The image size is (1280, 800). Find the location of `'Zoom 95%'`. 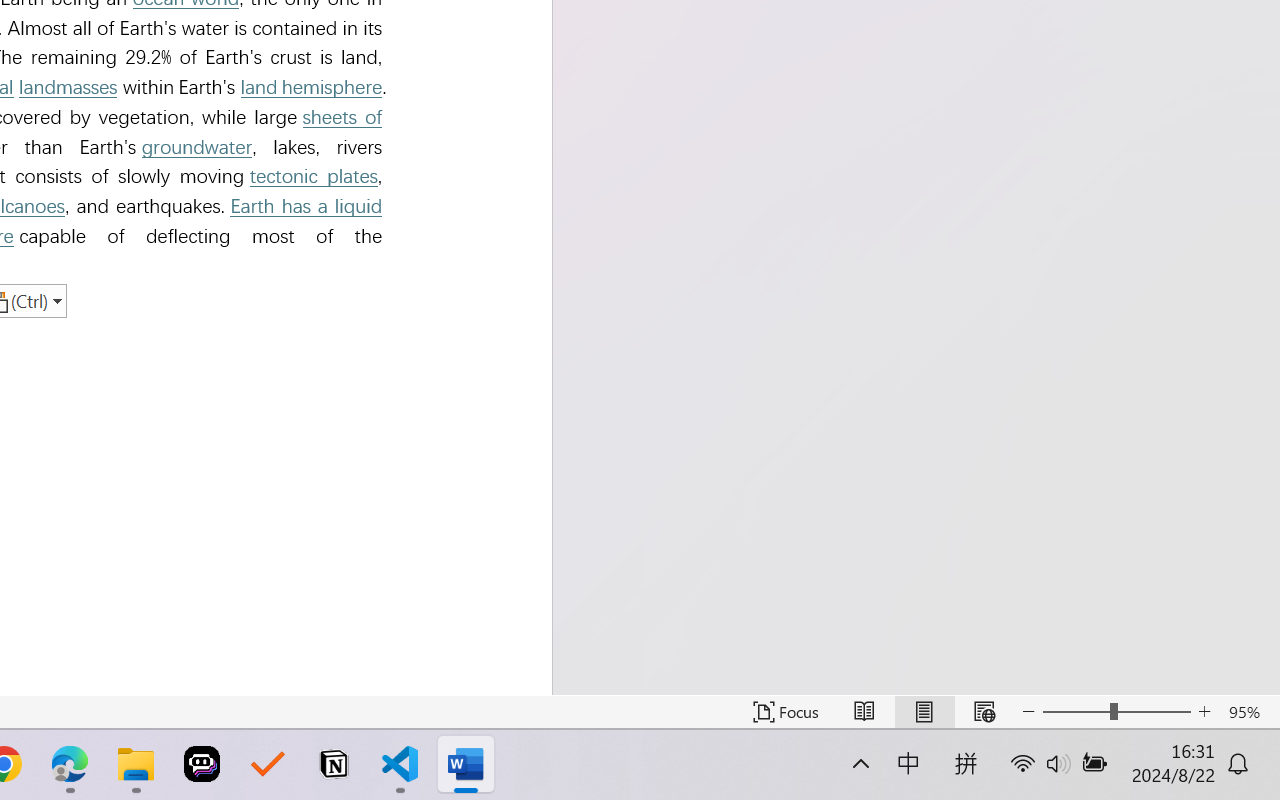

'Zoom 95%' is located at coordinates (1248, 711).